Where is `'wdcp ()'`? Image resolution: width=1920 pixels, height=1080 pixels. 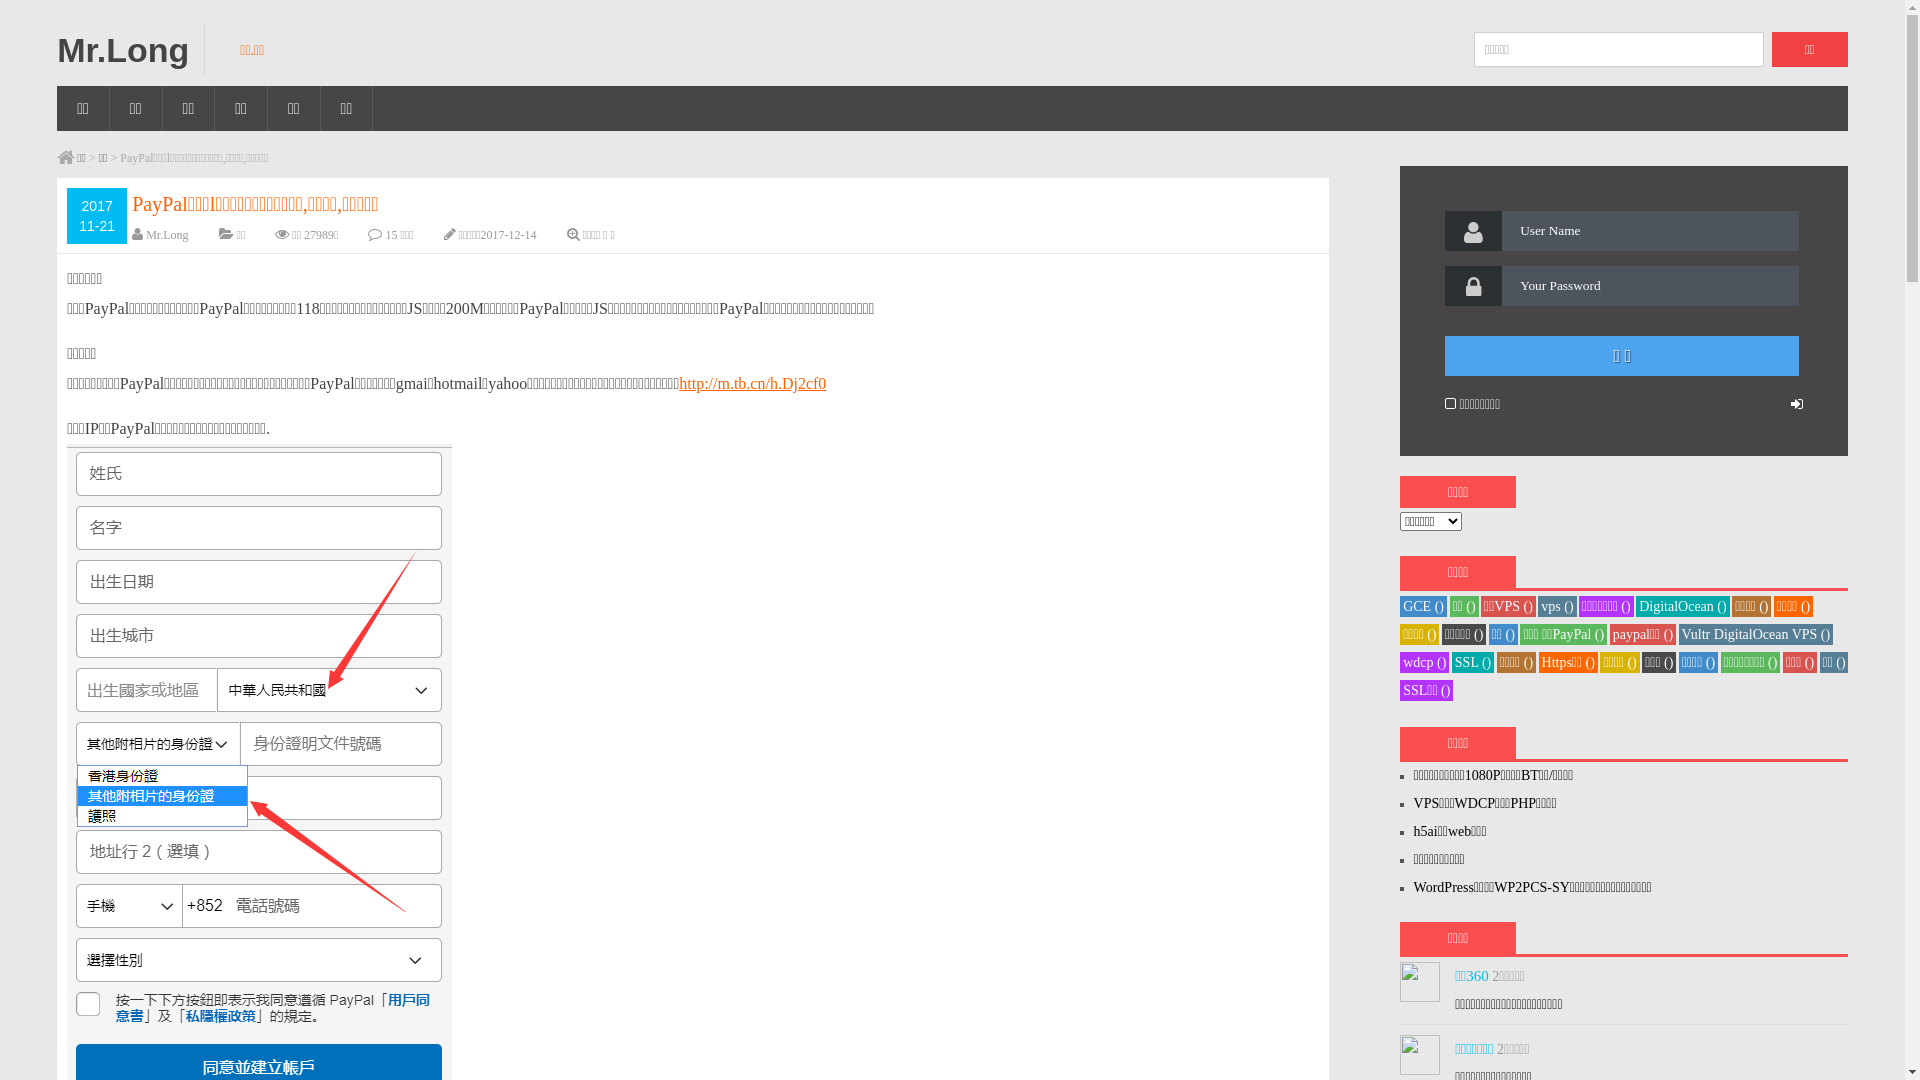 'wdcp ()' is located at coordinates (1423, 662).